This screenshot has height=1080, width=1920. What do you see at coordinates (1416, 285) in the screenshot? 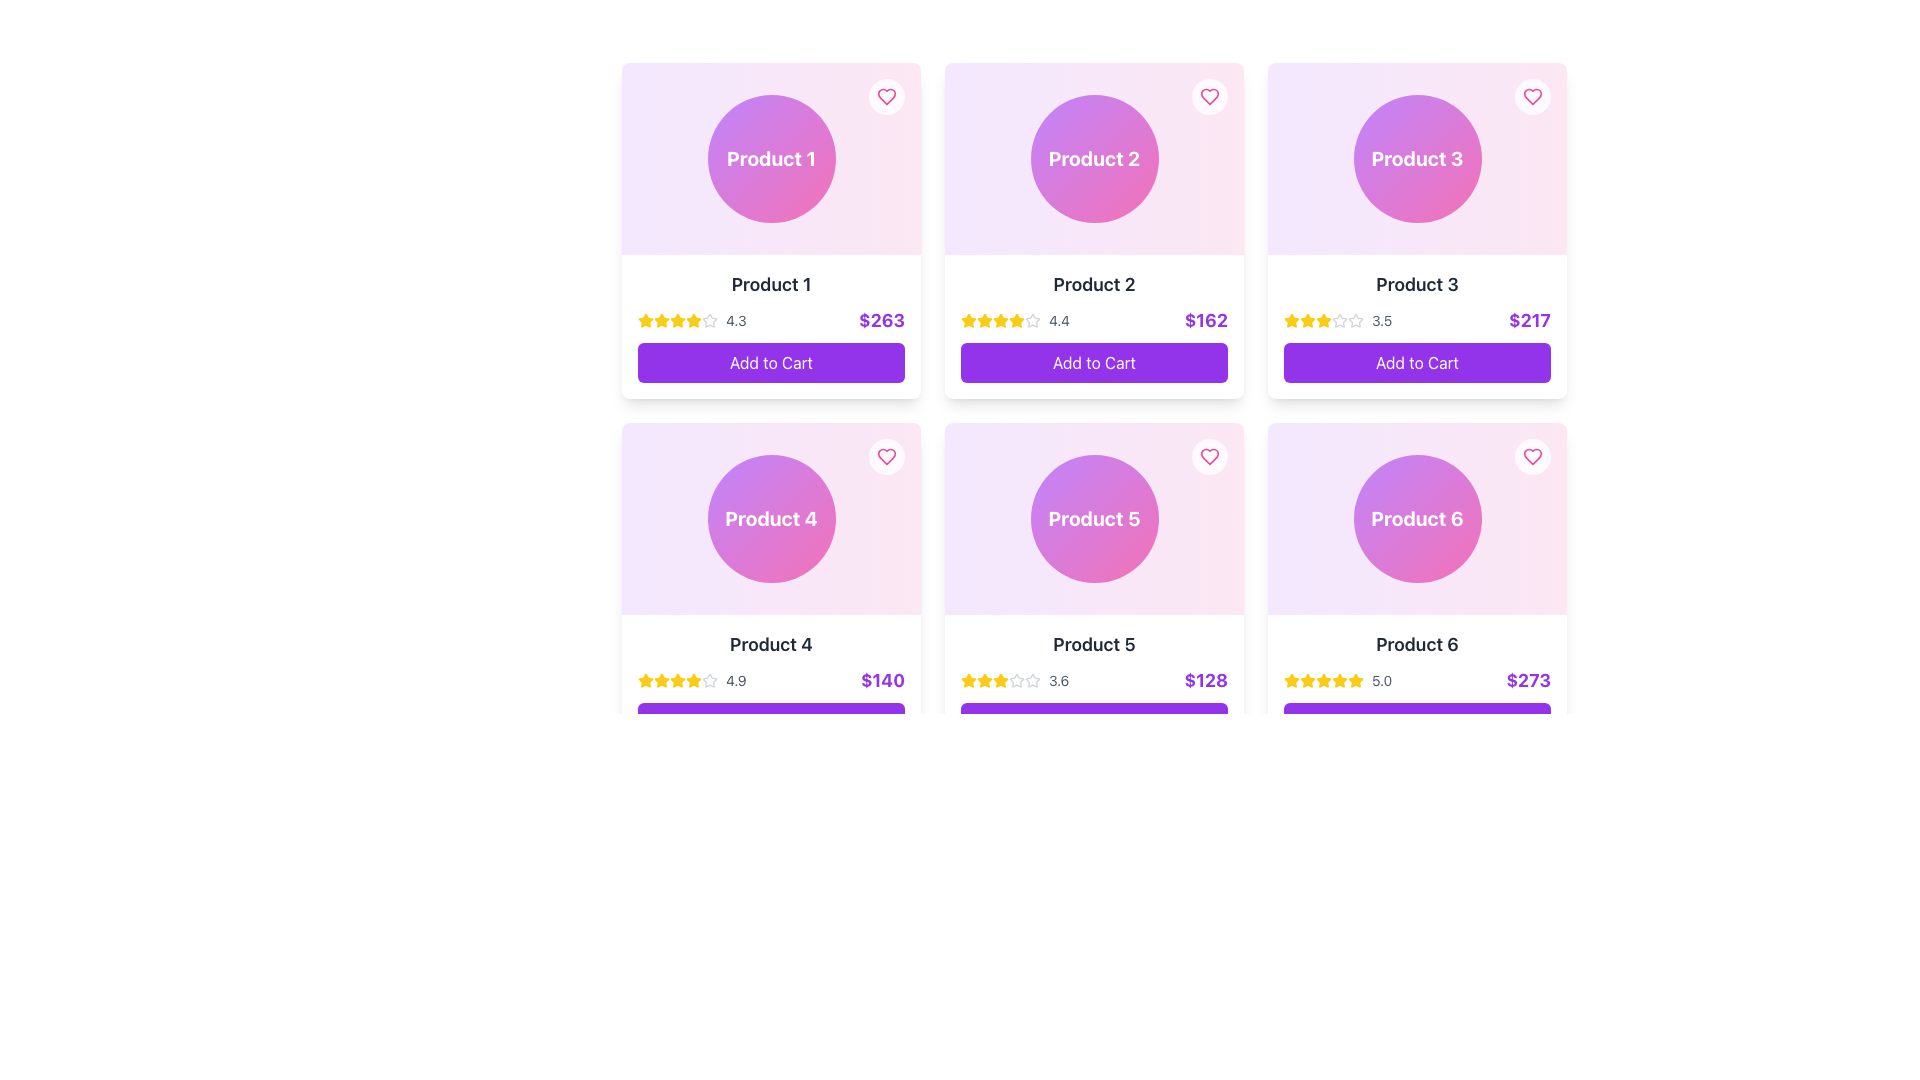
I see `the product name text element located at the top of the product card for 'Product 3'` at bounding box center [1416, 285].